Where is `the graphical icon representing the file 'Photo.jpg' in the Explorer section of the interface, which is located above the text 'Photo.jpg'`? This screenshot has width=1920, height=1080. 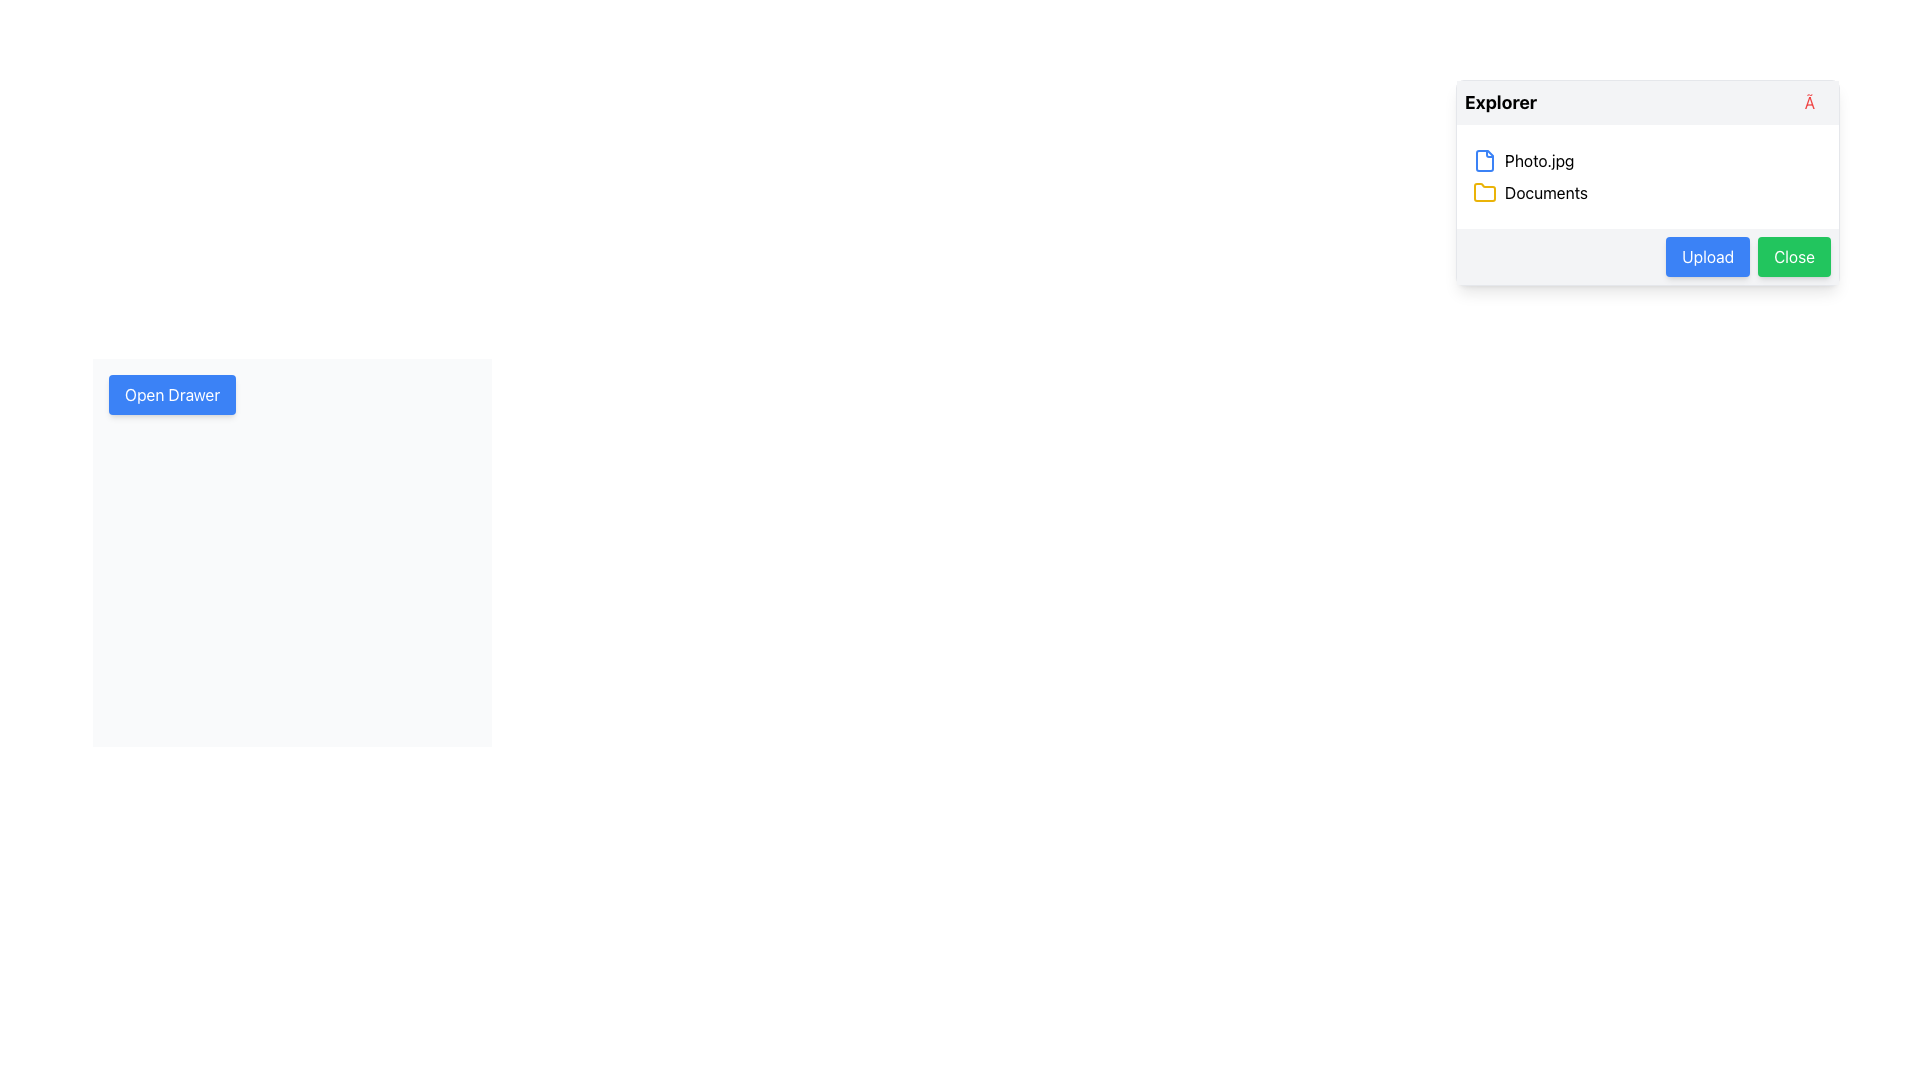 the graphical icon representing the file 'Photo.jpg' in the Explorer section of the interface, which is located above the text 'Photo.jpg' is located at coordinates (1484, 160).